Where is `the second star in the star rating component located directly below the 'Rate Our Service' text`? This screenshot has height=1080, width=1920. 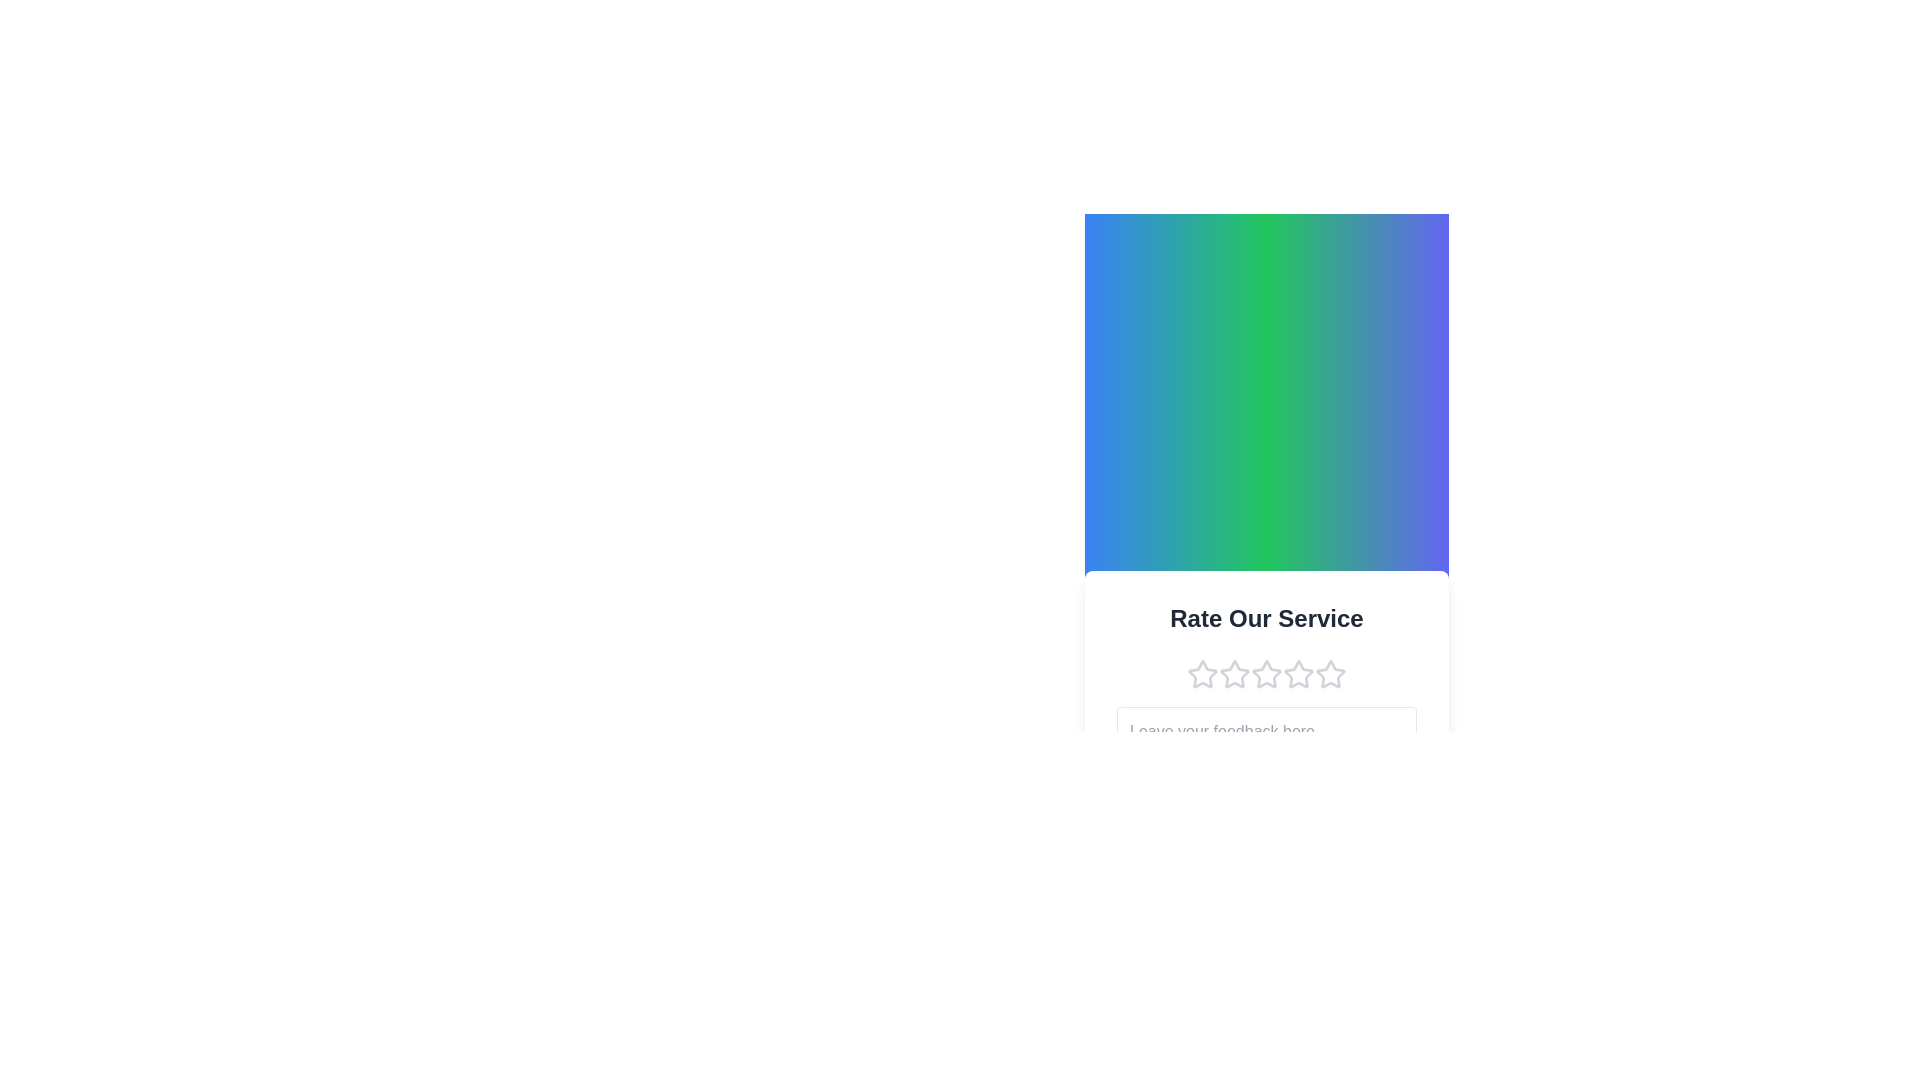
the second star in the star rating component located directly below the 'Rate Our Service' text is located at coordinates (1233, 674).